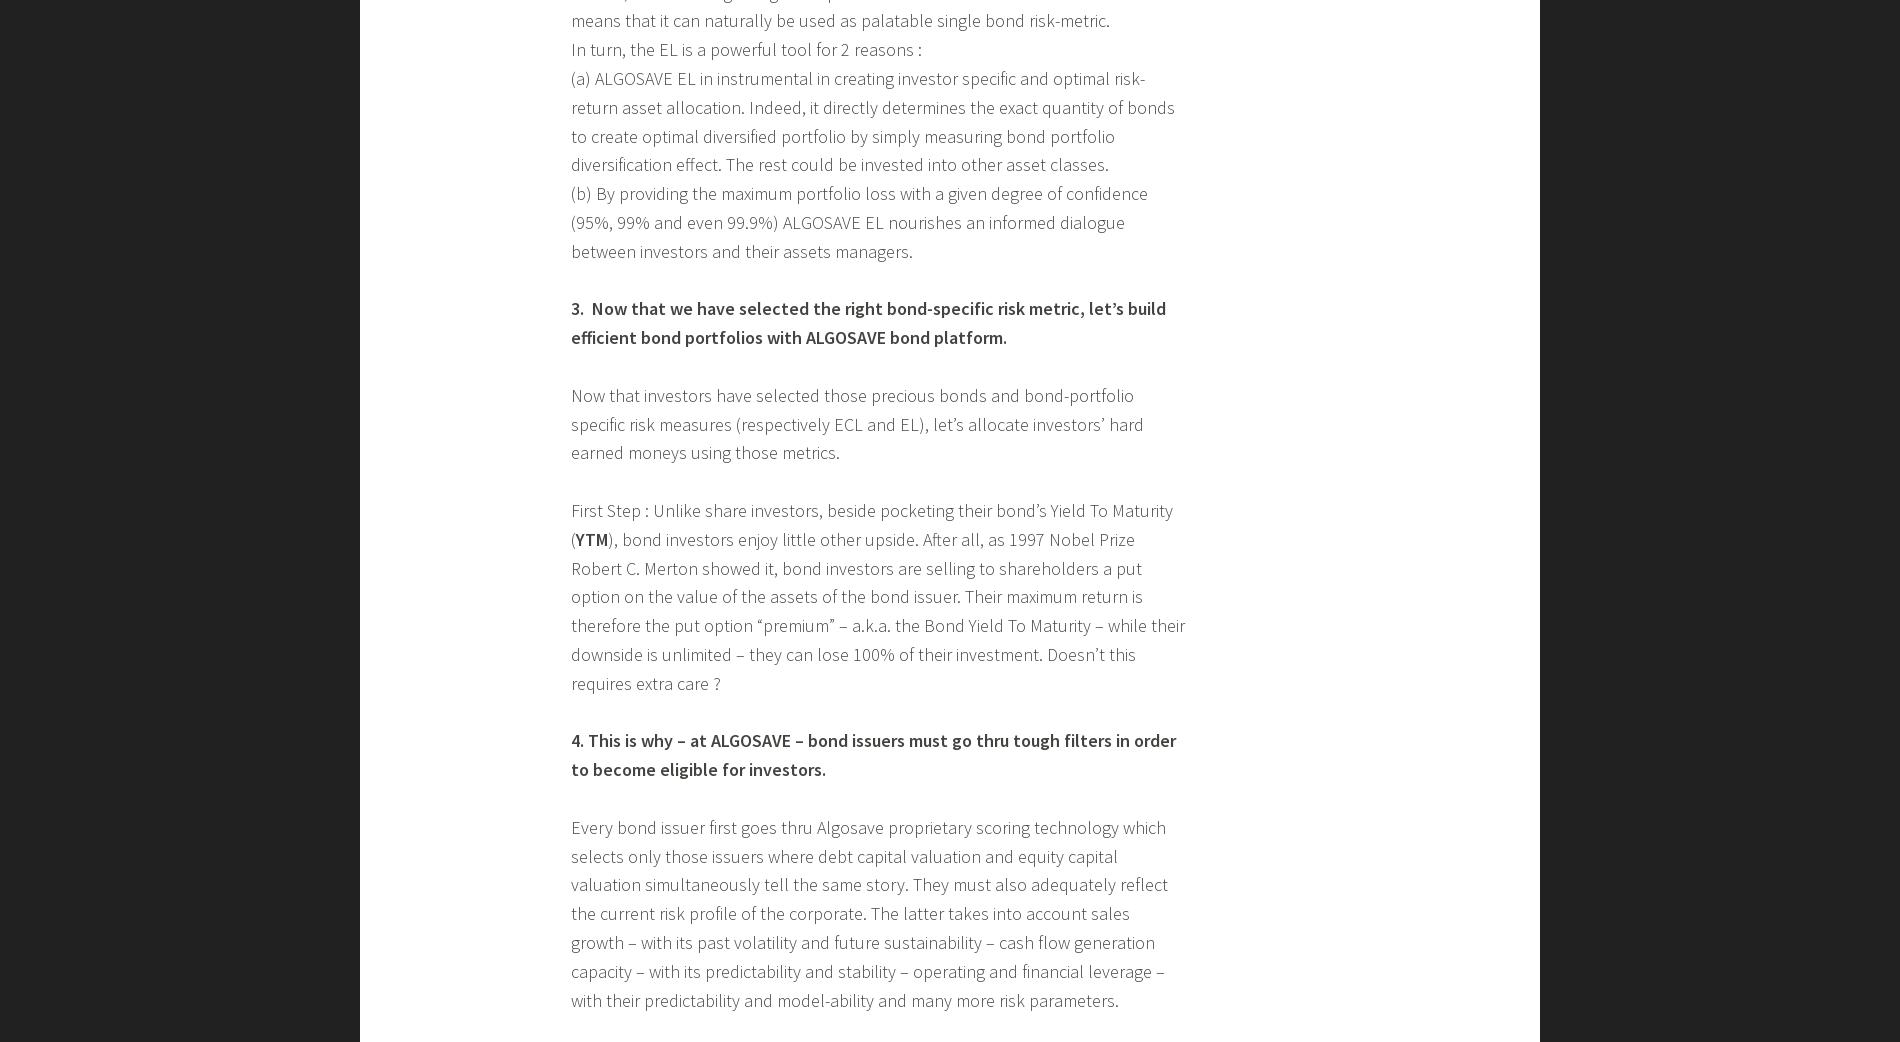 This screenshot has width=1900, height=1042. What do you see at coordinates (870, 523) in the screenshot?
I see `'First Step : Unlike share investors, beside pocketing their bond’s Yield To Maturity ('` at bounding box center [870, 523].